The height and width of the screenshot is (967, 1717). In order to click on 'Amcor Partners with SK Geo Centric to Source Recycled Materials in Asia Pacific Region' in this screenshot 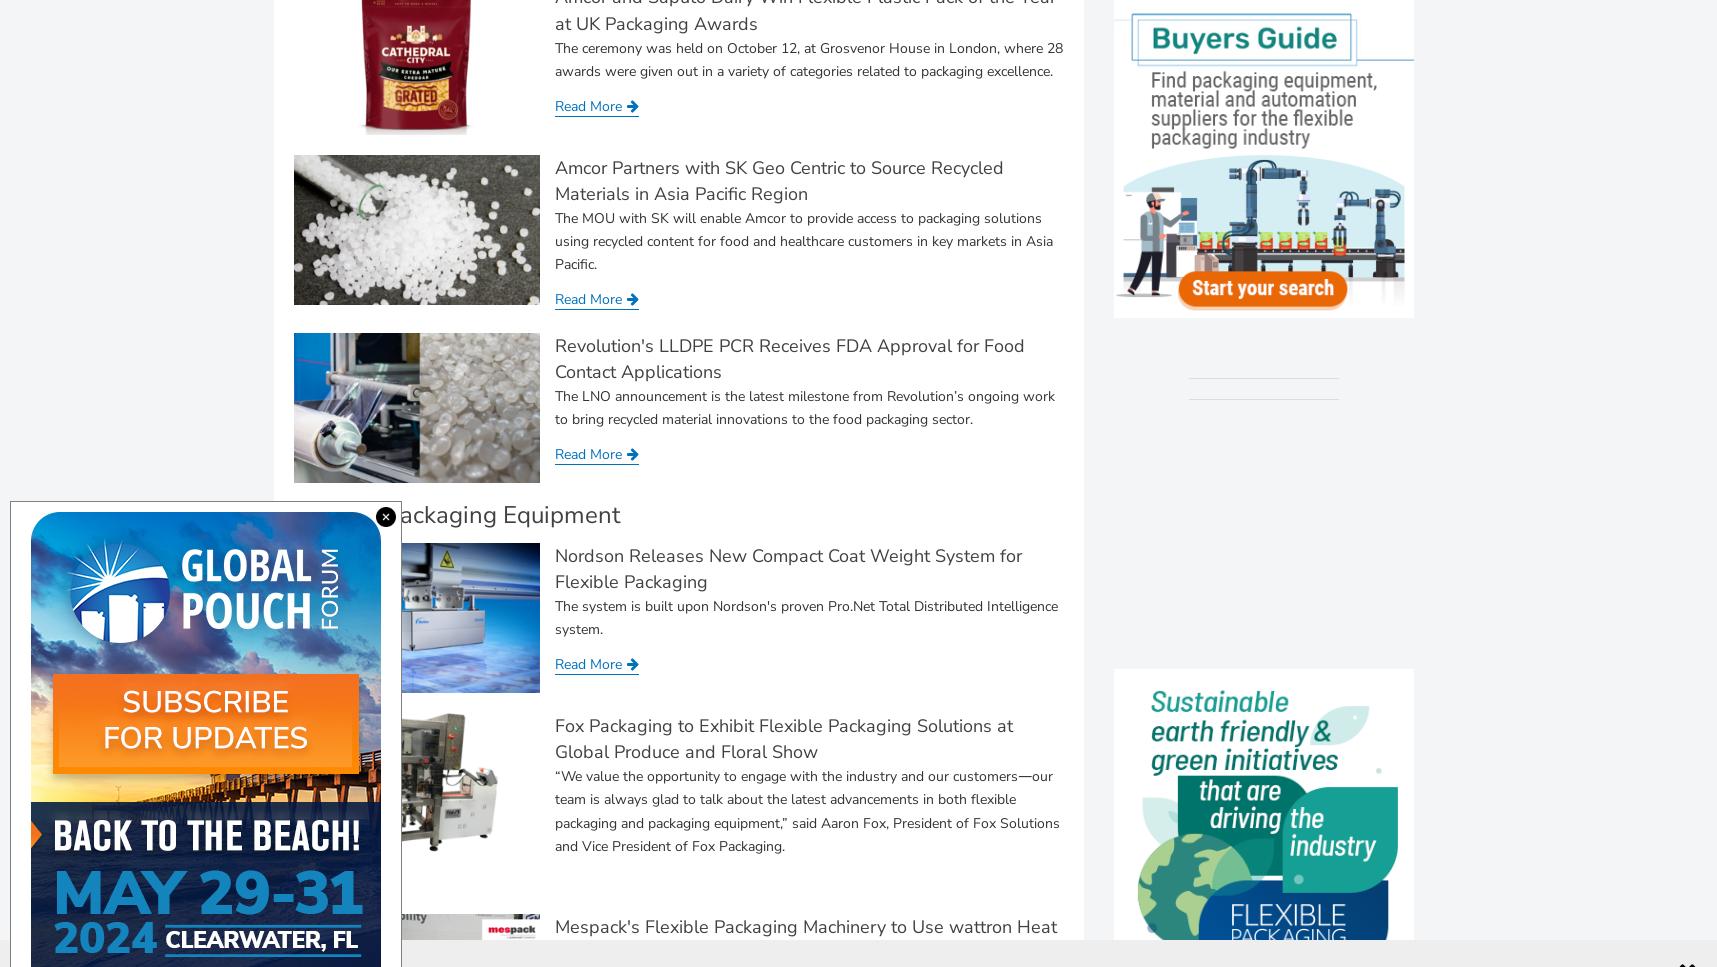, I will do `click(778, 179)`.